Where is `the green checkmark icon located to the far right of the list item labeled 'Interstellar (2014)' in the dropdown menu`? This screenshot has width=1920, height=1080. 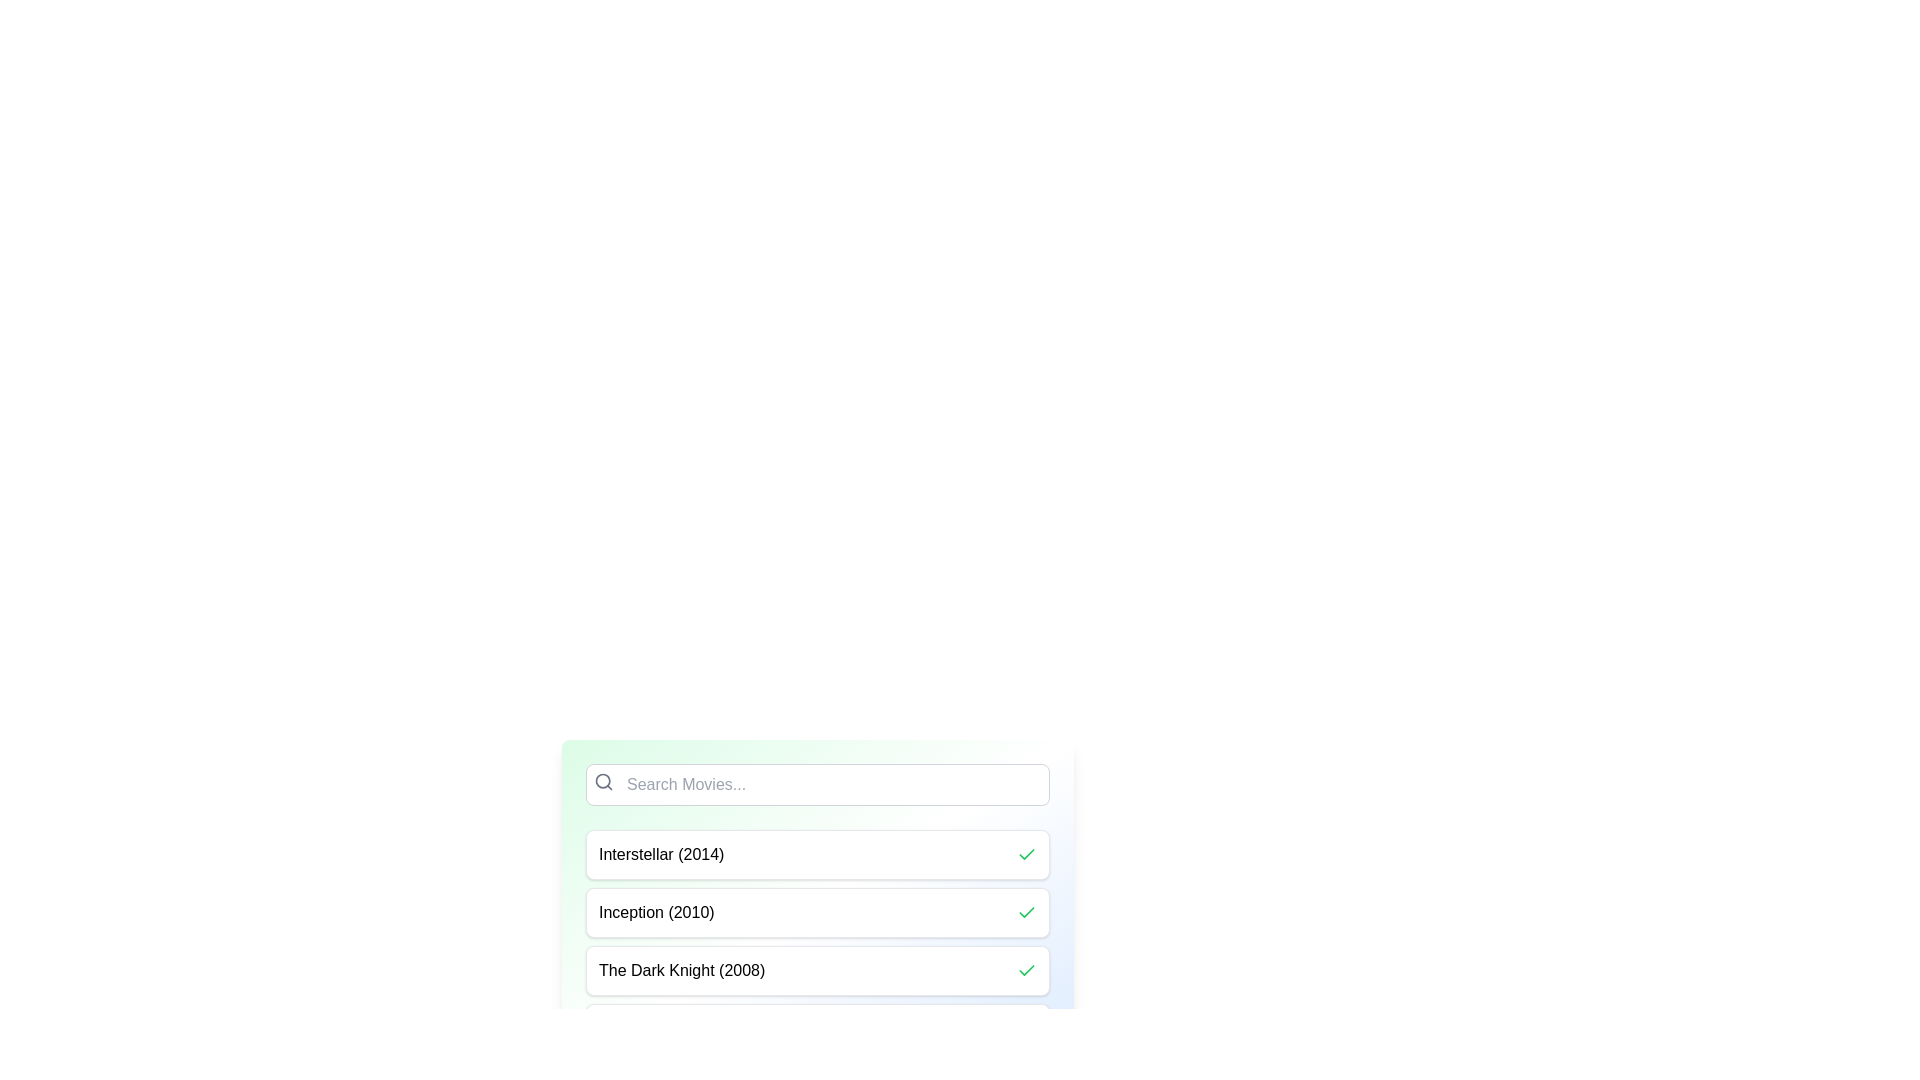 the green checkmark icon located to the far right of the list item labeled 'Interstellar (2014)' in the dropdown menu is located at coordinates (1027, 855).